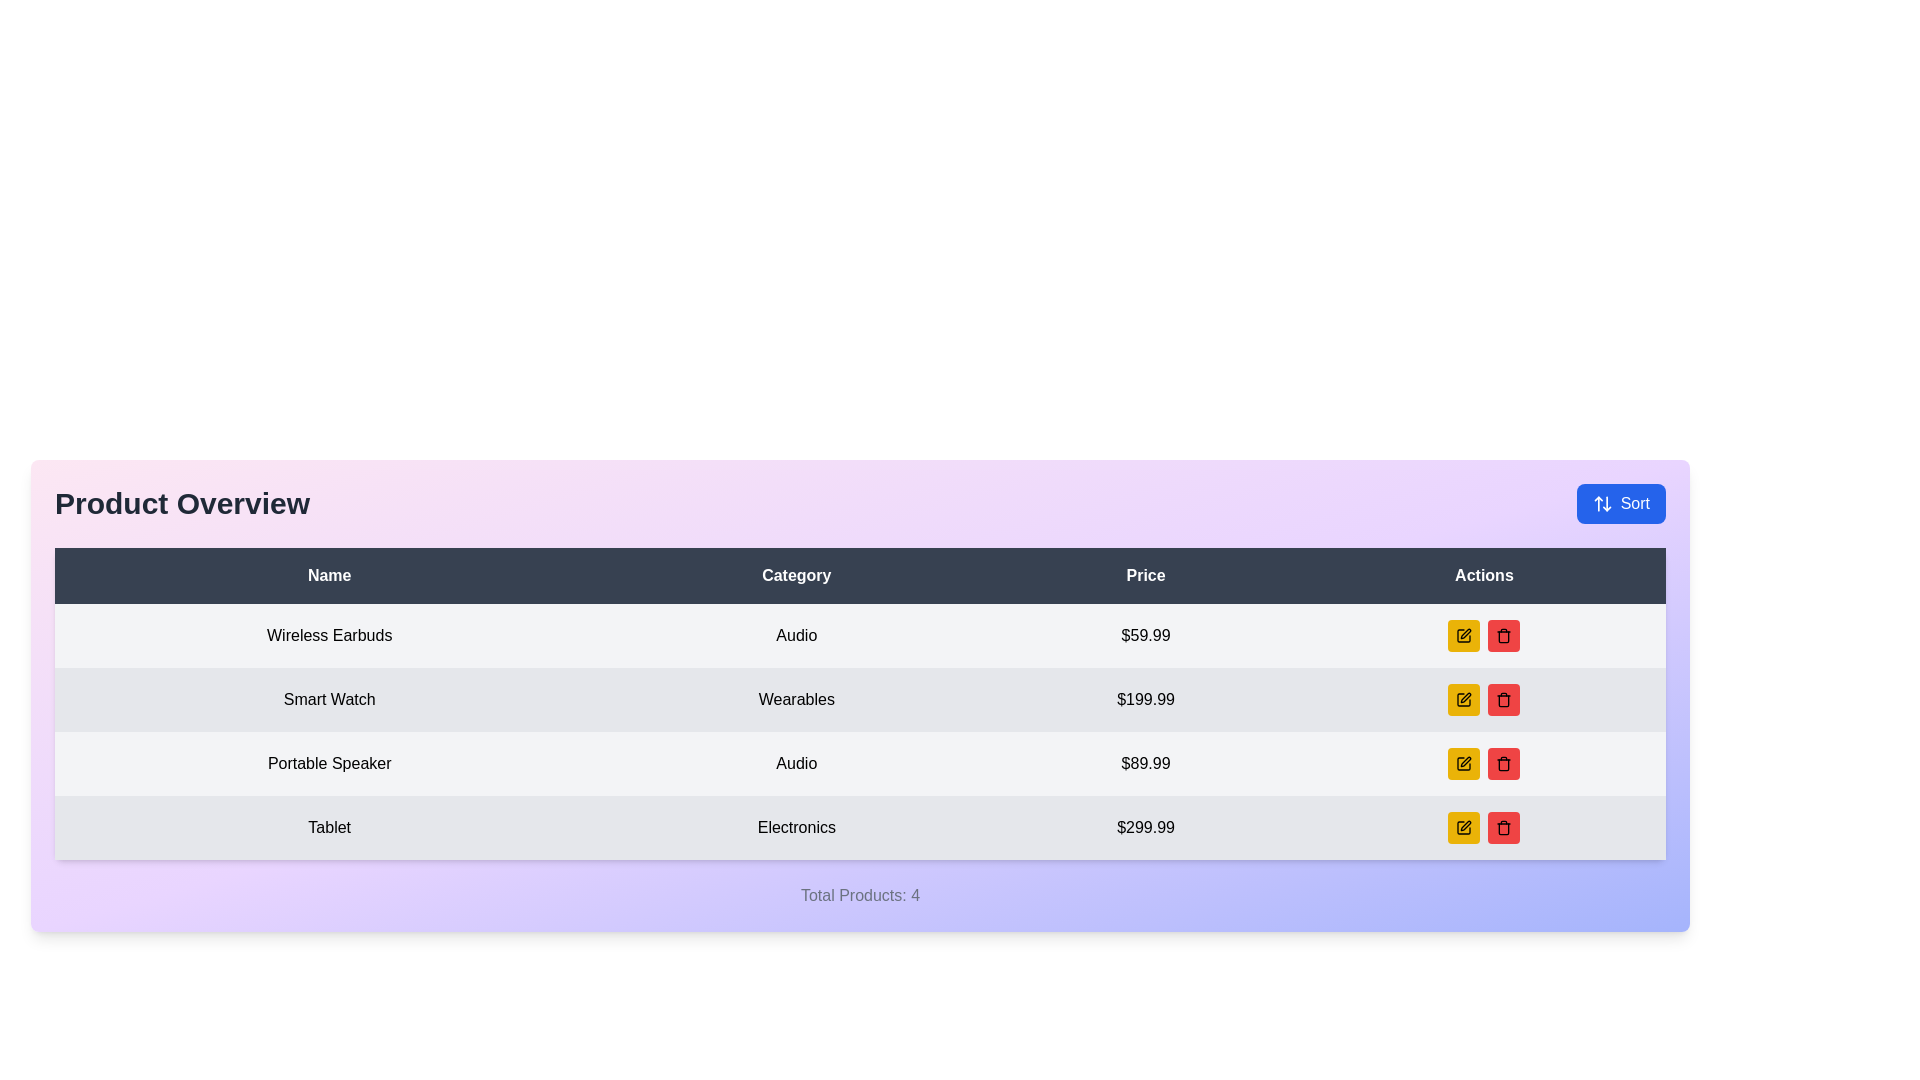 This screenshot has width=1920, height=1080. I want to click on the Static Text displaying the price of $199.99 in the third column of the second row under the 'Smart Watch' category, so click(1146, 698).